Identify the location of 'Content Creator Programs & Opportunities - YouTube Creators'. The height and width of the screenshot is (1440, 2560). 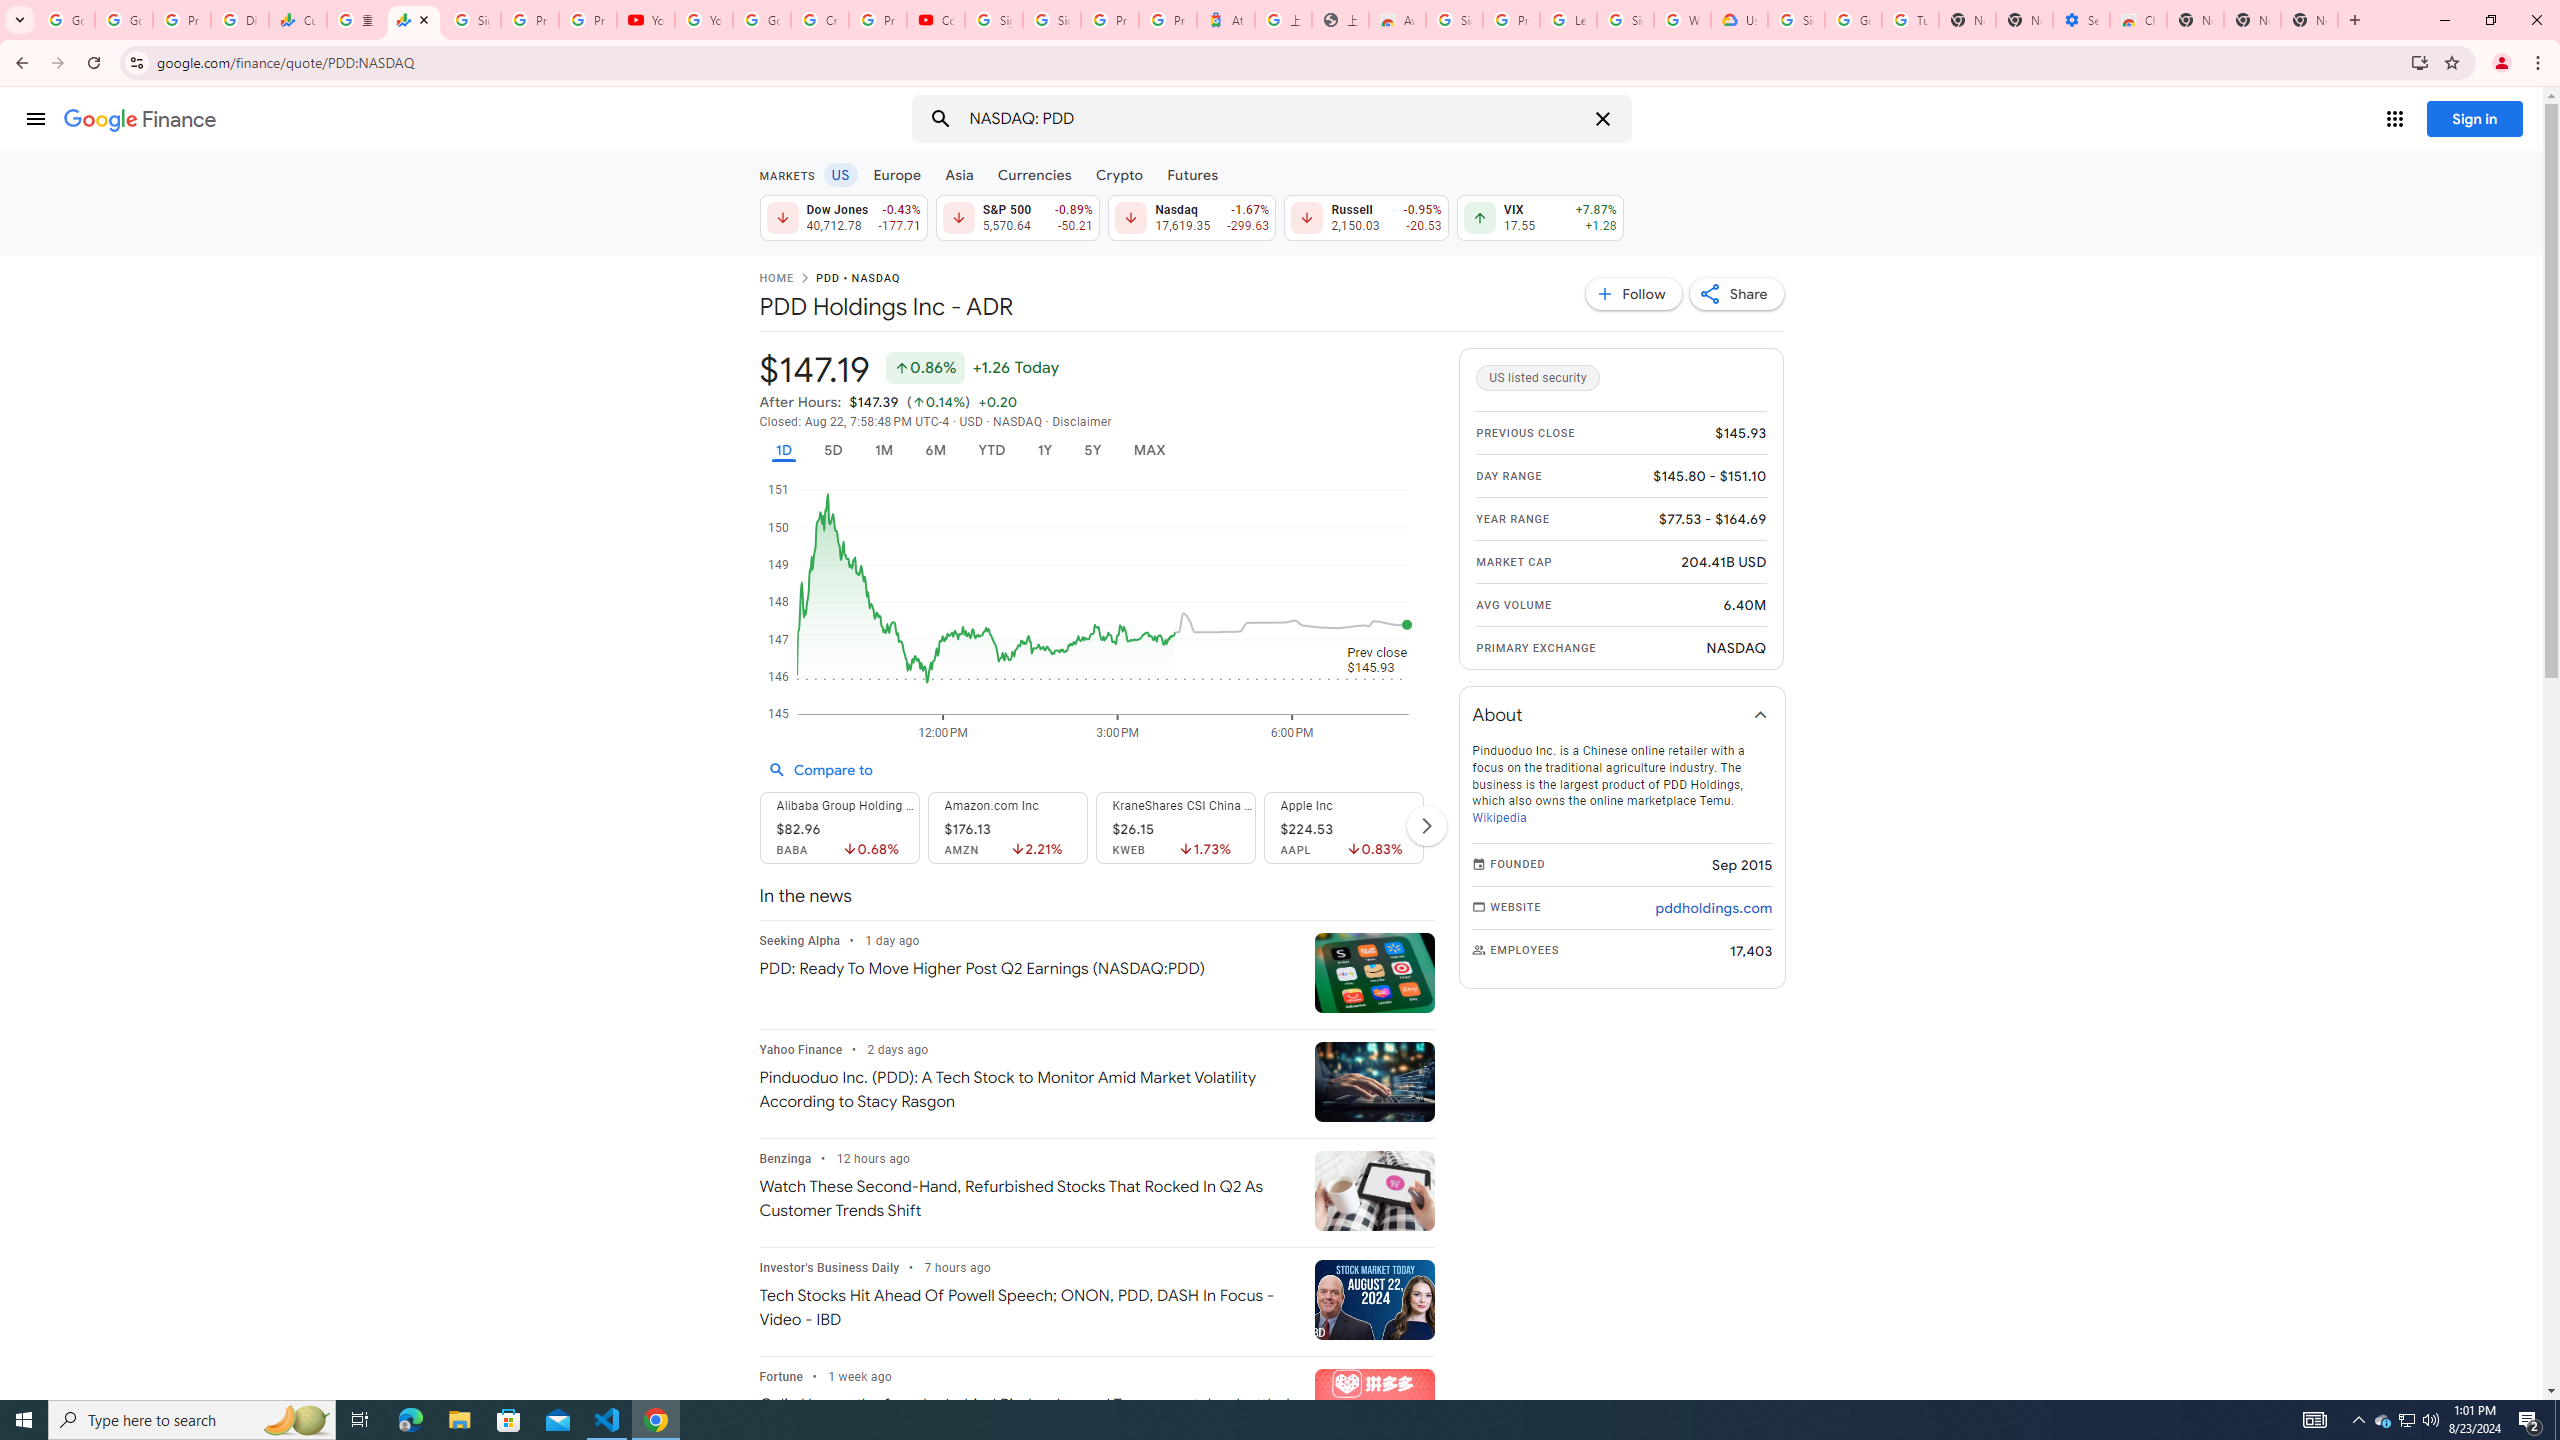
(934, 19).